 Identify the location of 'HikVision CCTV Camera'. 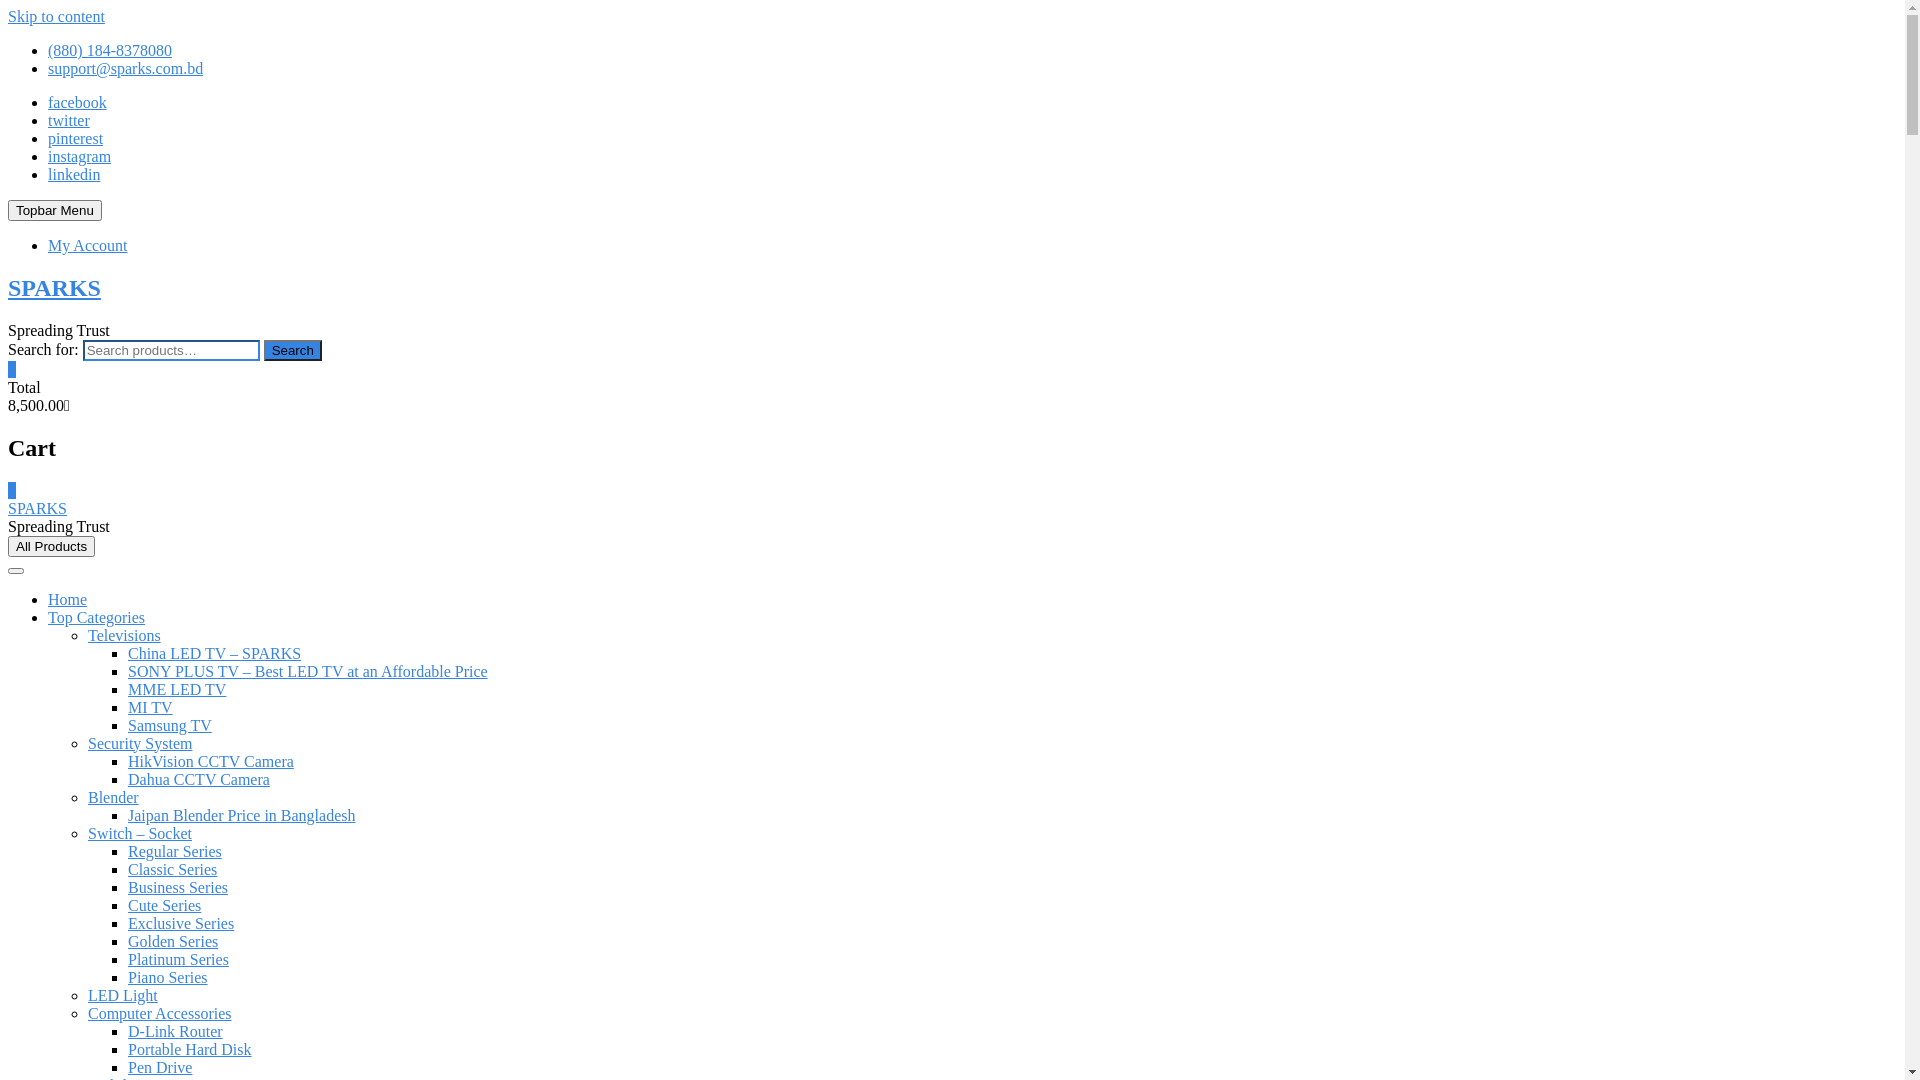
(211, 761).